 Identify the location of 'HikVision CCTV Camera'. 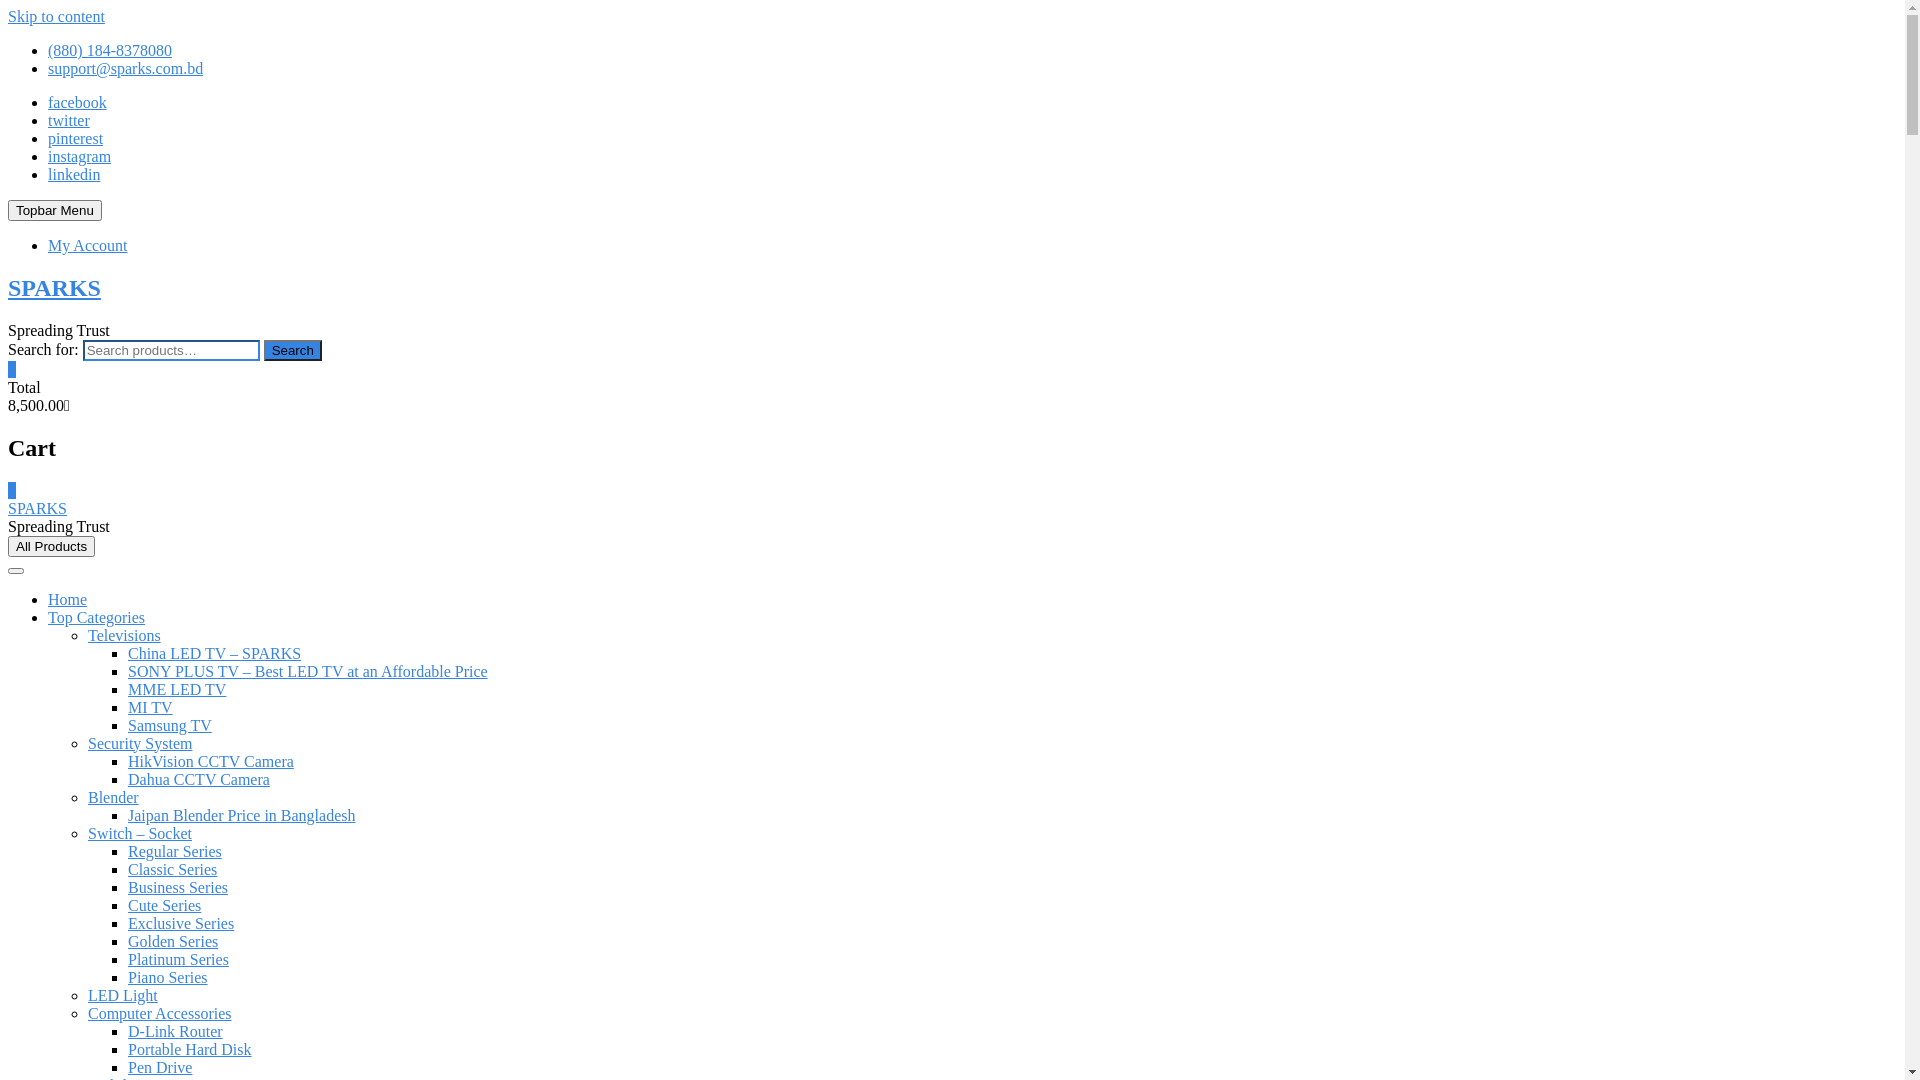
(211, 761).